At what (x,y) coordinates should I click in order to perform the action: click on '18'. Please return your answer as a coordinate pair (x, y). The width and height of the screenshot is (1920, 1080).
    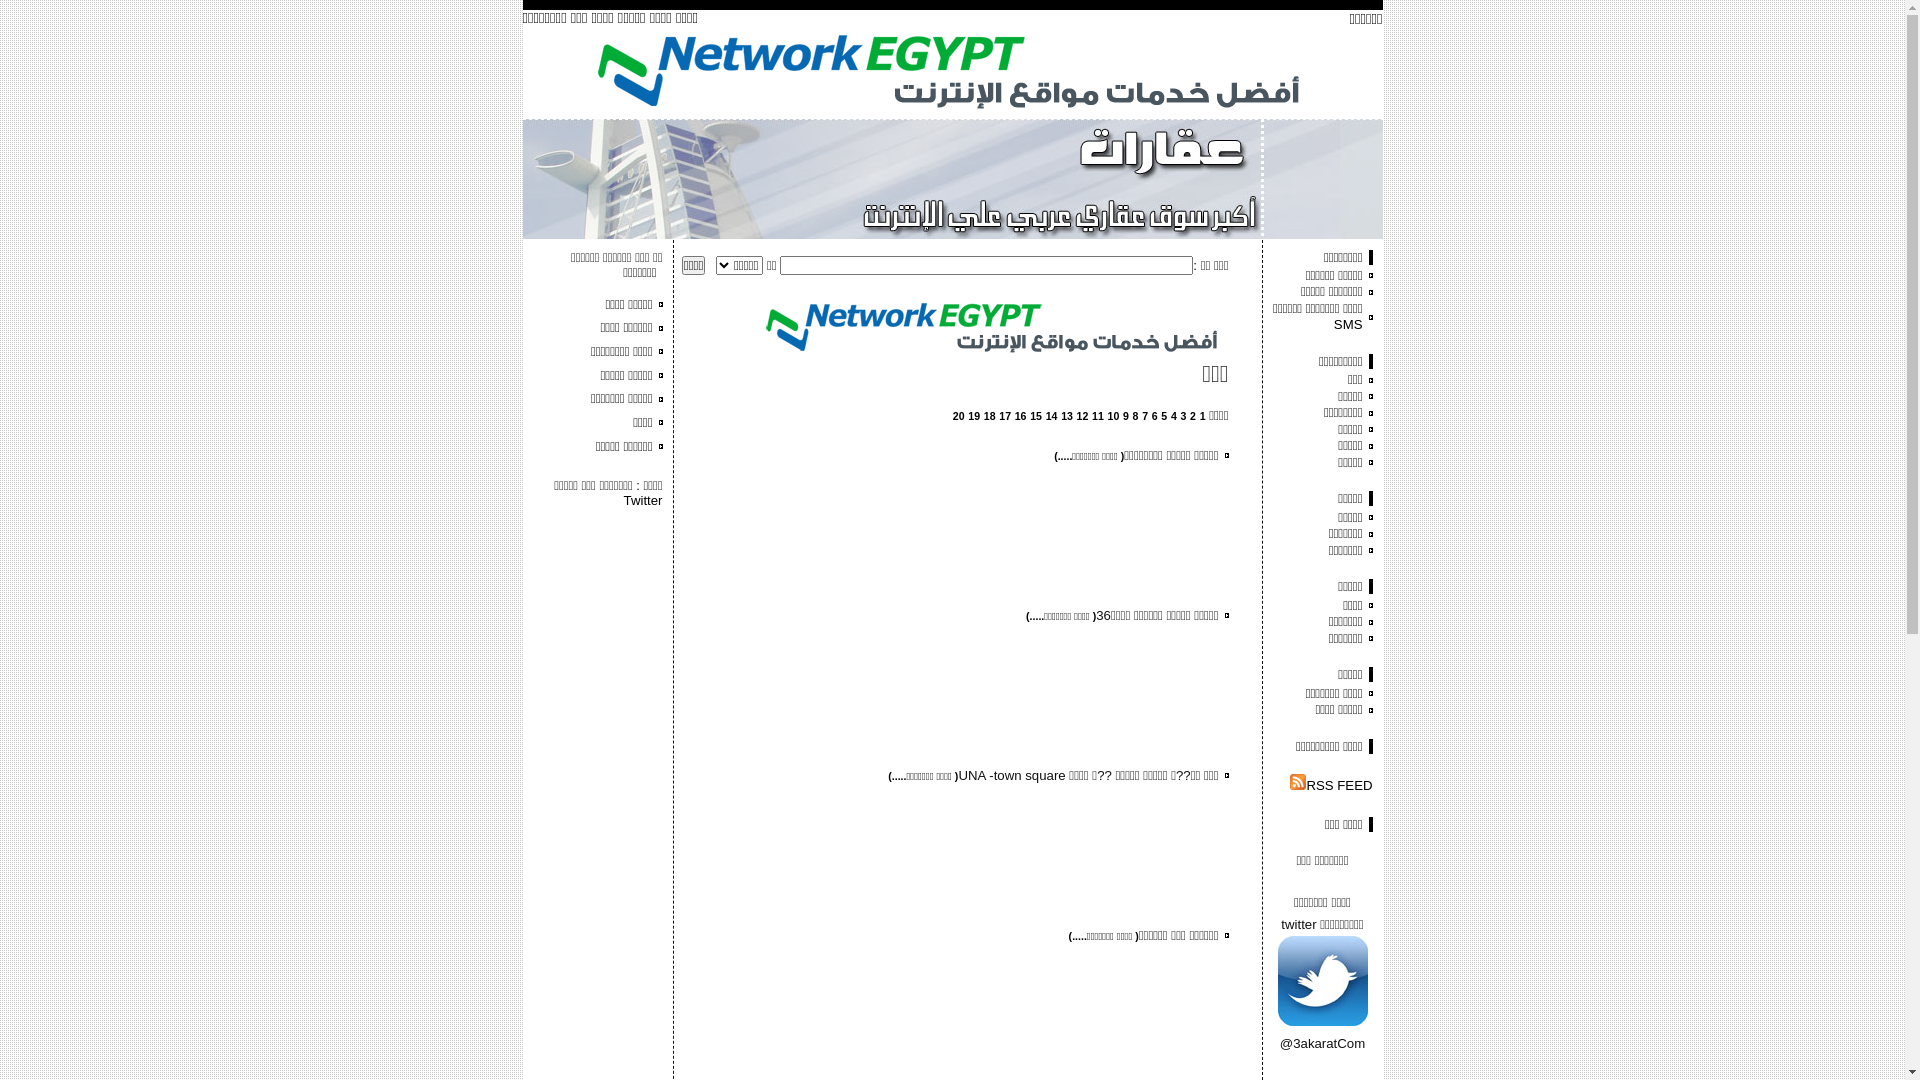
    Looking at the image, I should click on (989, 415).